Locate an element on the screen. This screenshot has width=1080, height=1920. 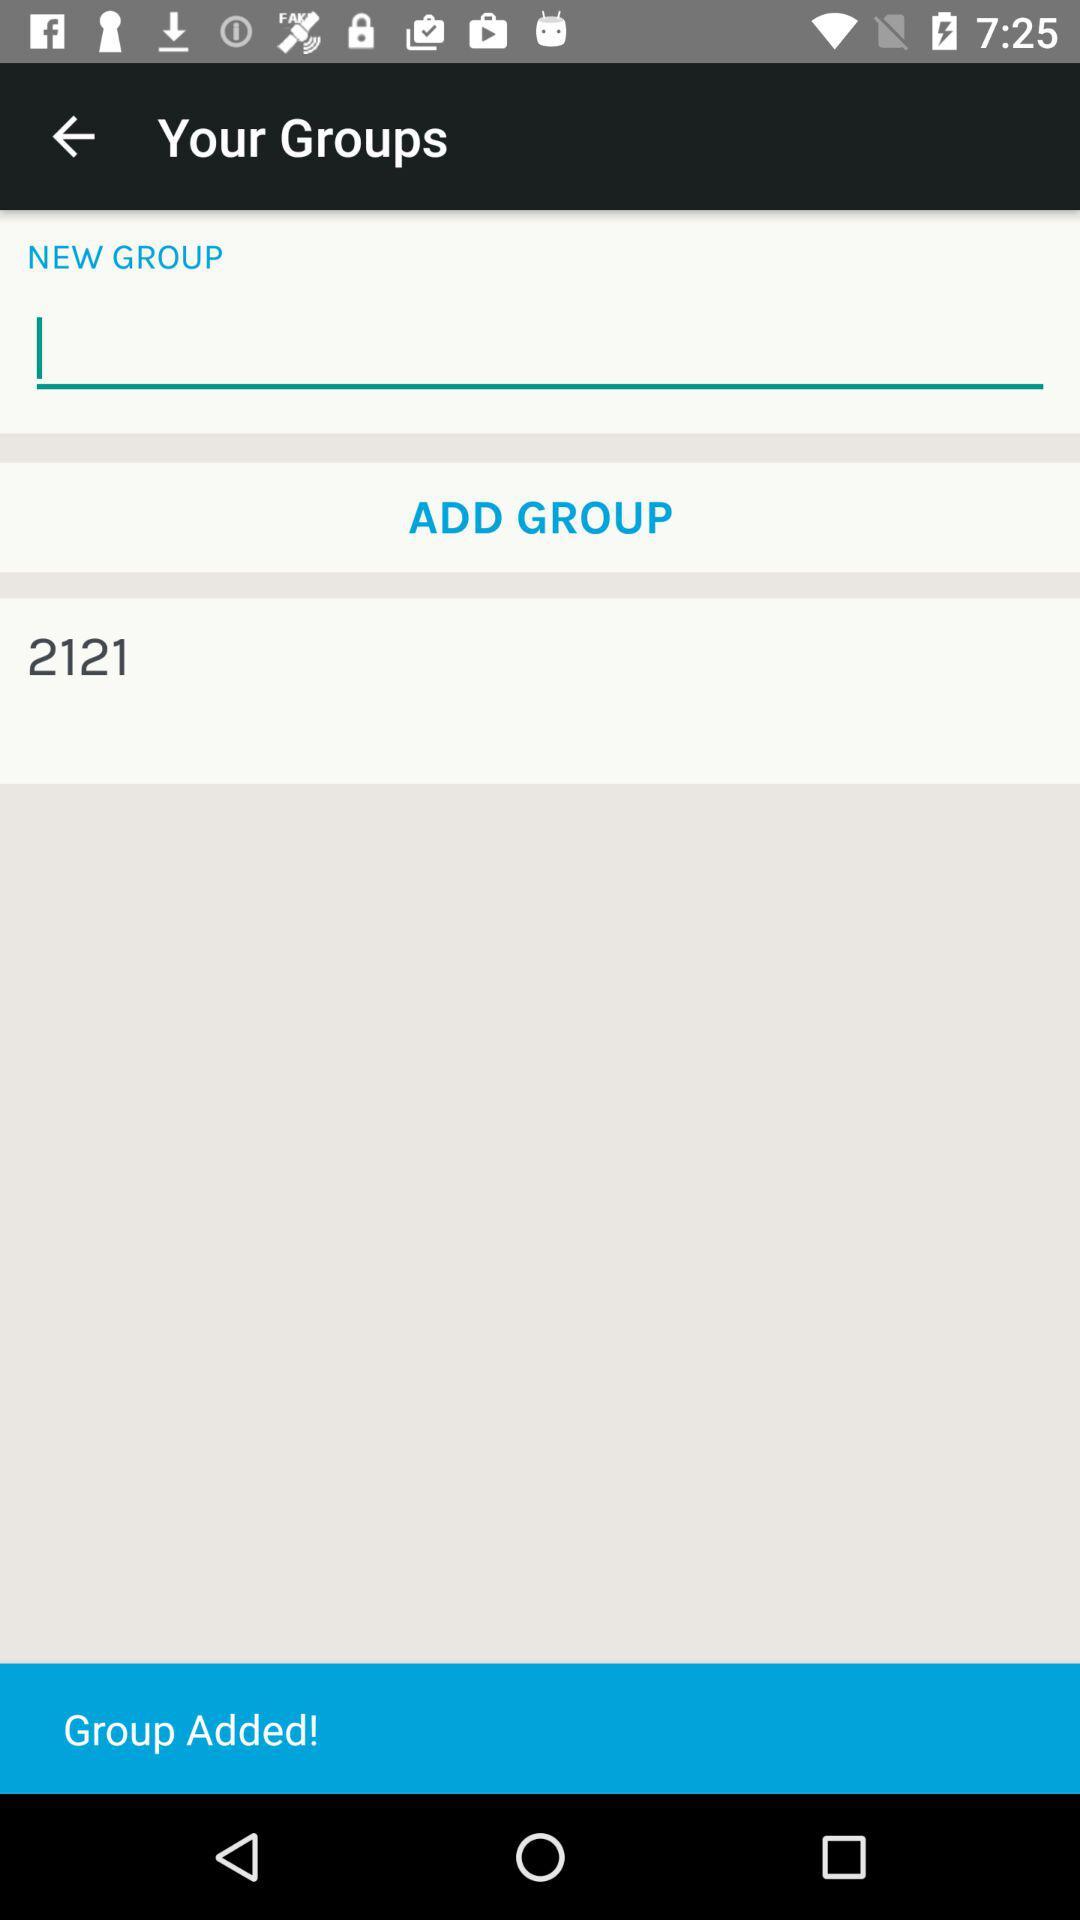
app next to your groups is located at coordinates (72, 135).